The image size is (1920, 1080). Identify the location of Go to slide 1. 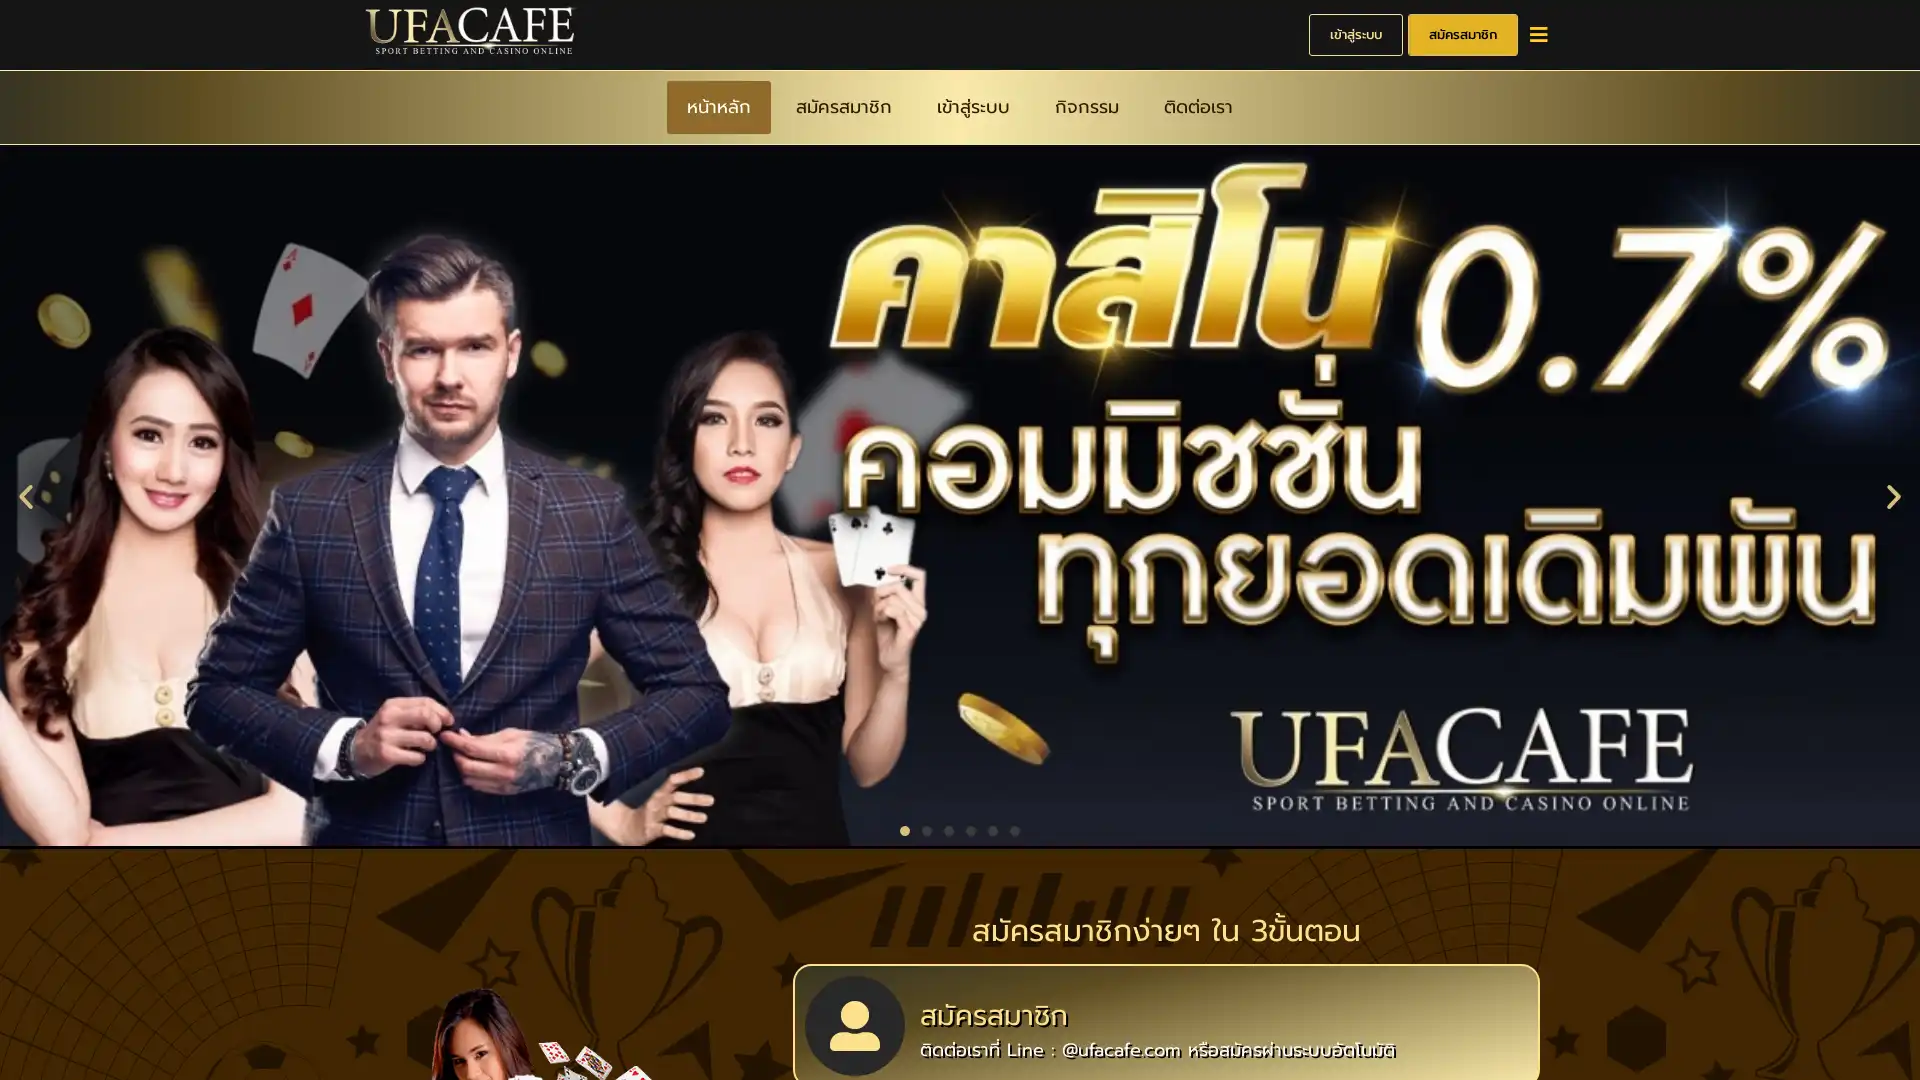
(904, 828).